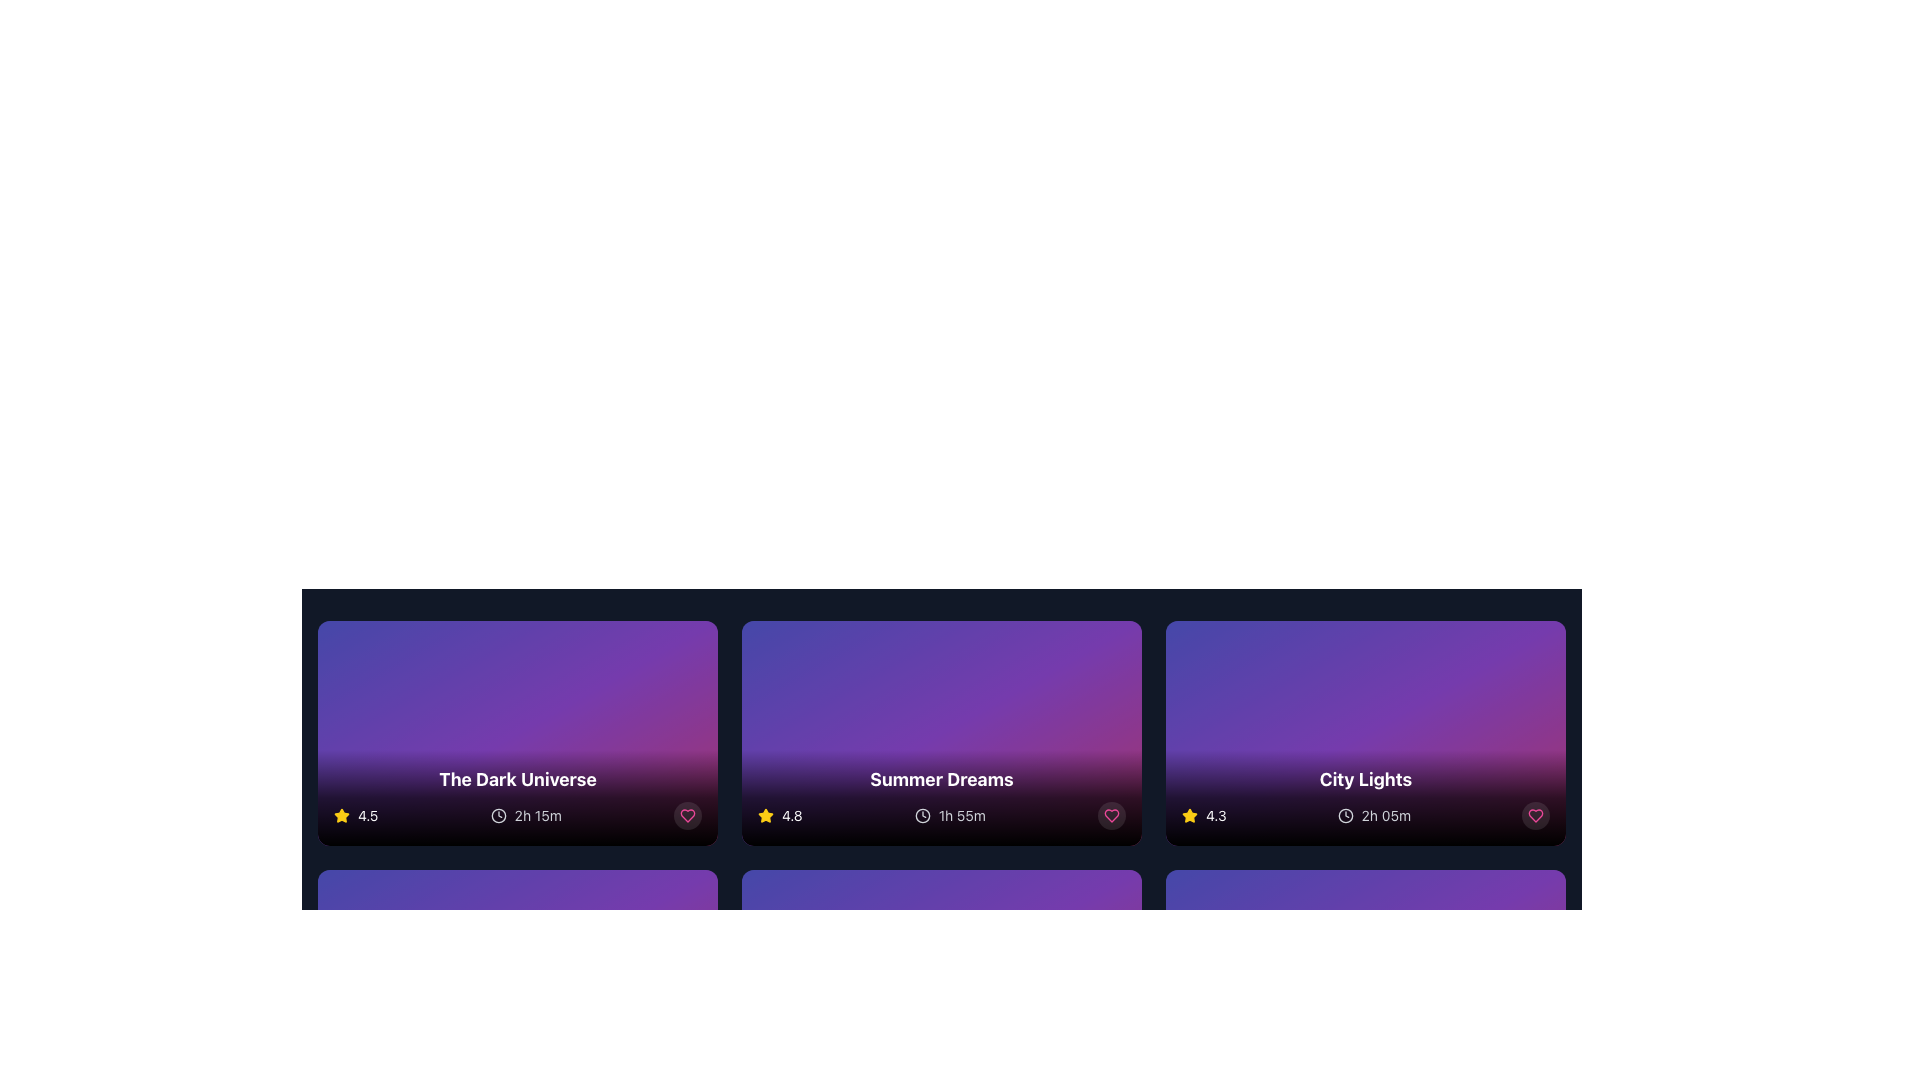 This screenshot has width=1920, height=1080. Describe the element at coordinates (1535, 816) in the screenshot. I see `the heart-shaped icon outlined in pink at the bottom right corner of the 'City Lights' card to mark it as a favorite` at that location.